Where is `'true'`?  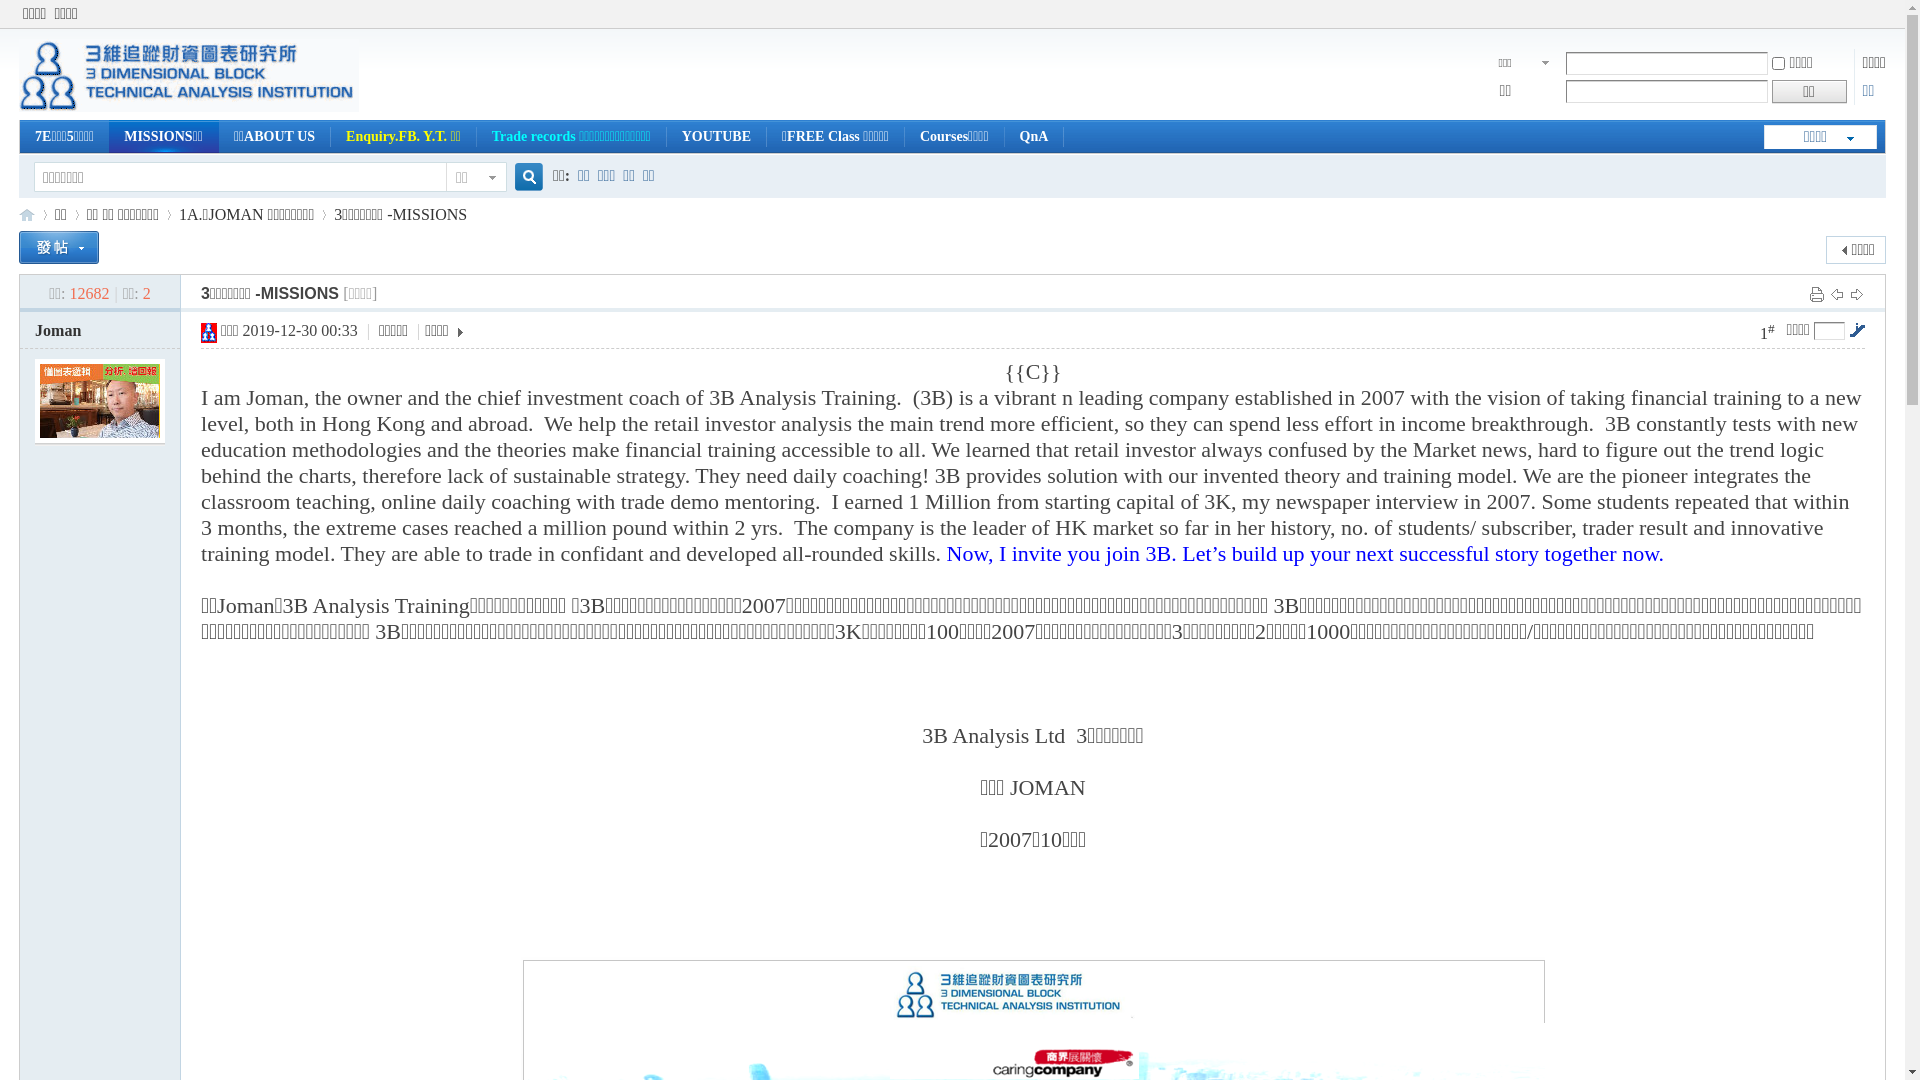
'true' is located at coordinates (523, 176).